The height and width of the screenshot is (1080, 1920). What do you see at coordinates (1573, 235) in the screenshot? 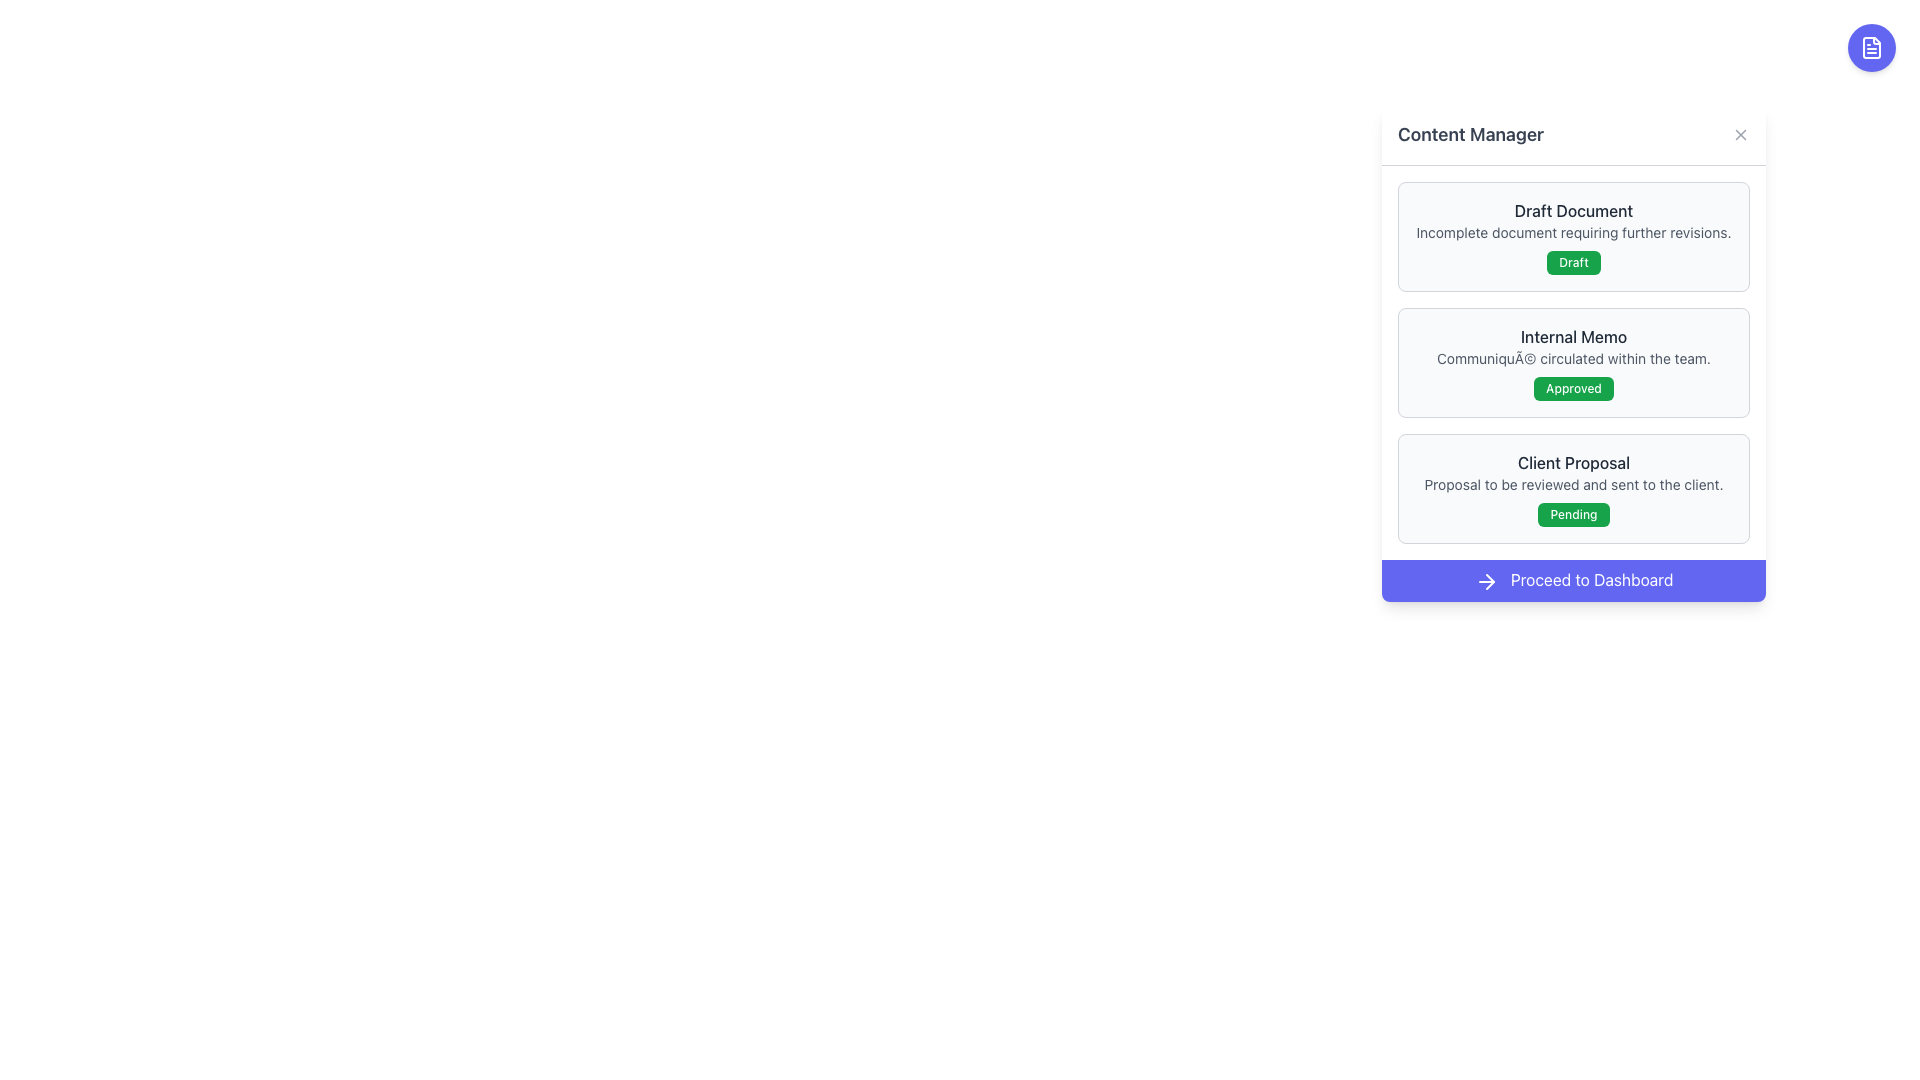
I see `the Informational card that displays the status and brief description of a document in draft state, positioned above 'Internal Memo' and 'Client Proposal' sections` at bounding box center [1573, 235].